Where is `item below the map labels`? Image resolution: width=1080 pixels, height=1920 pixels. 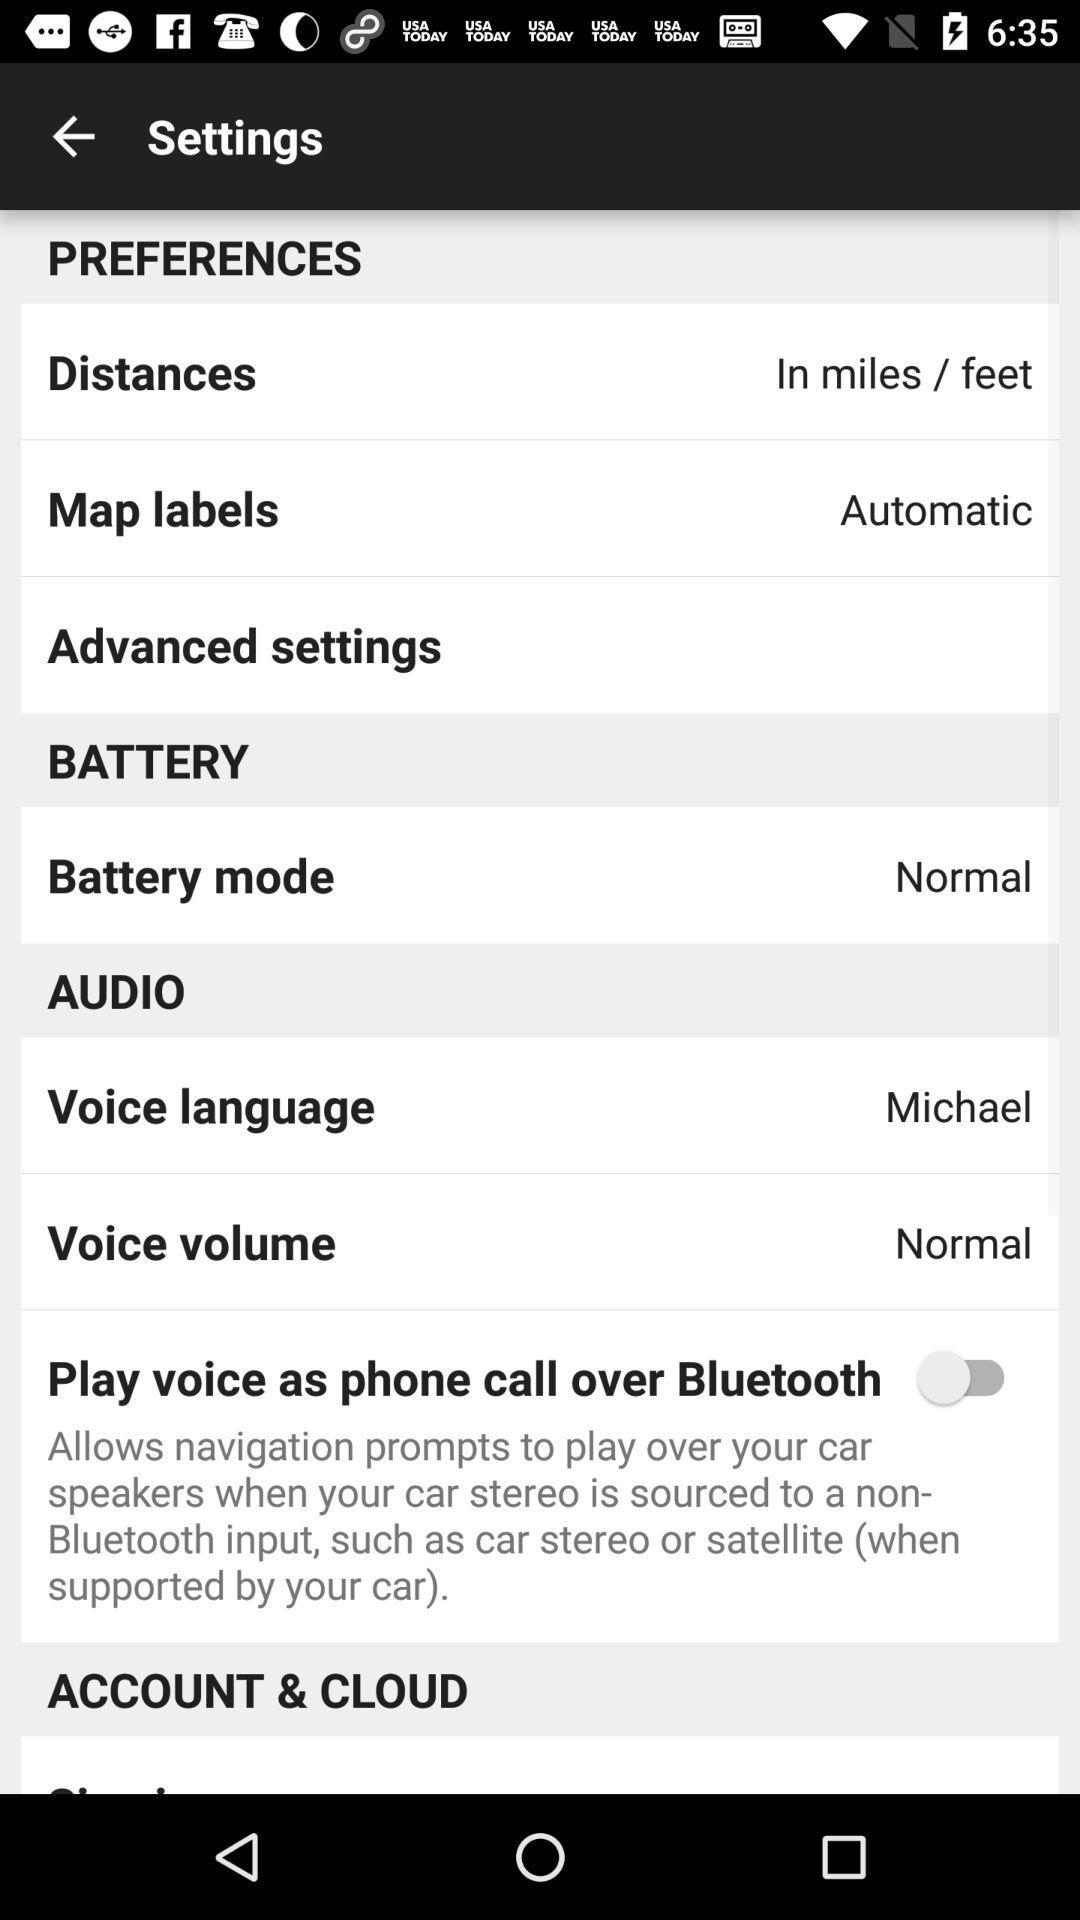
item below the map labels is located at coordinates (243, 644).